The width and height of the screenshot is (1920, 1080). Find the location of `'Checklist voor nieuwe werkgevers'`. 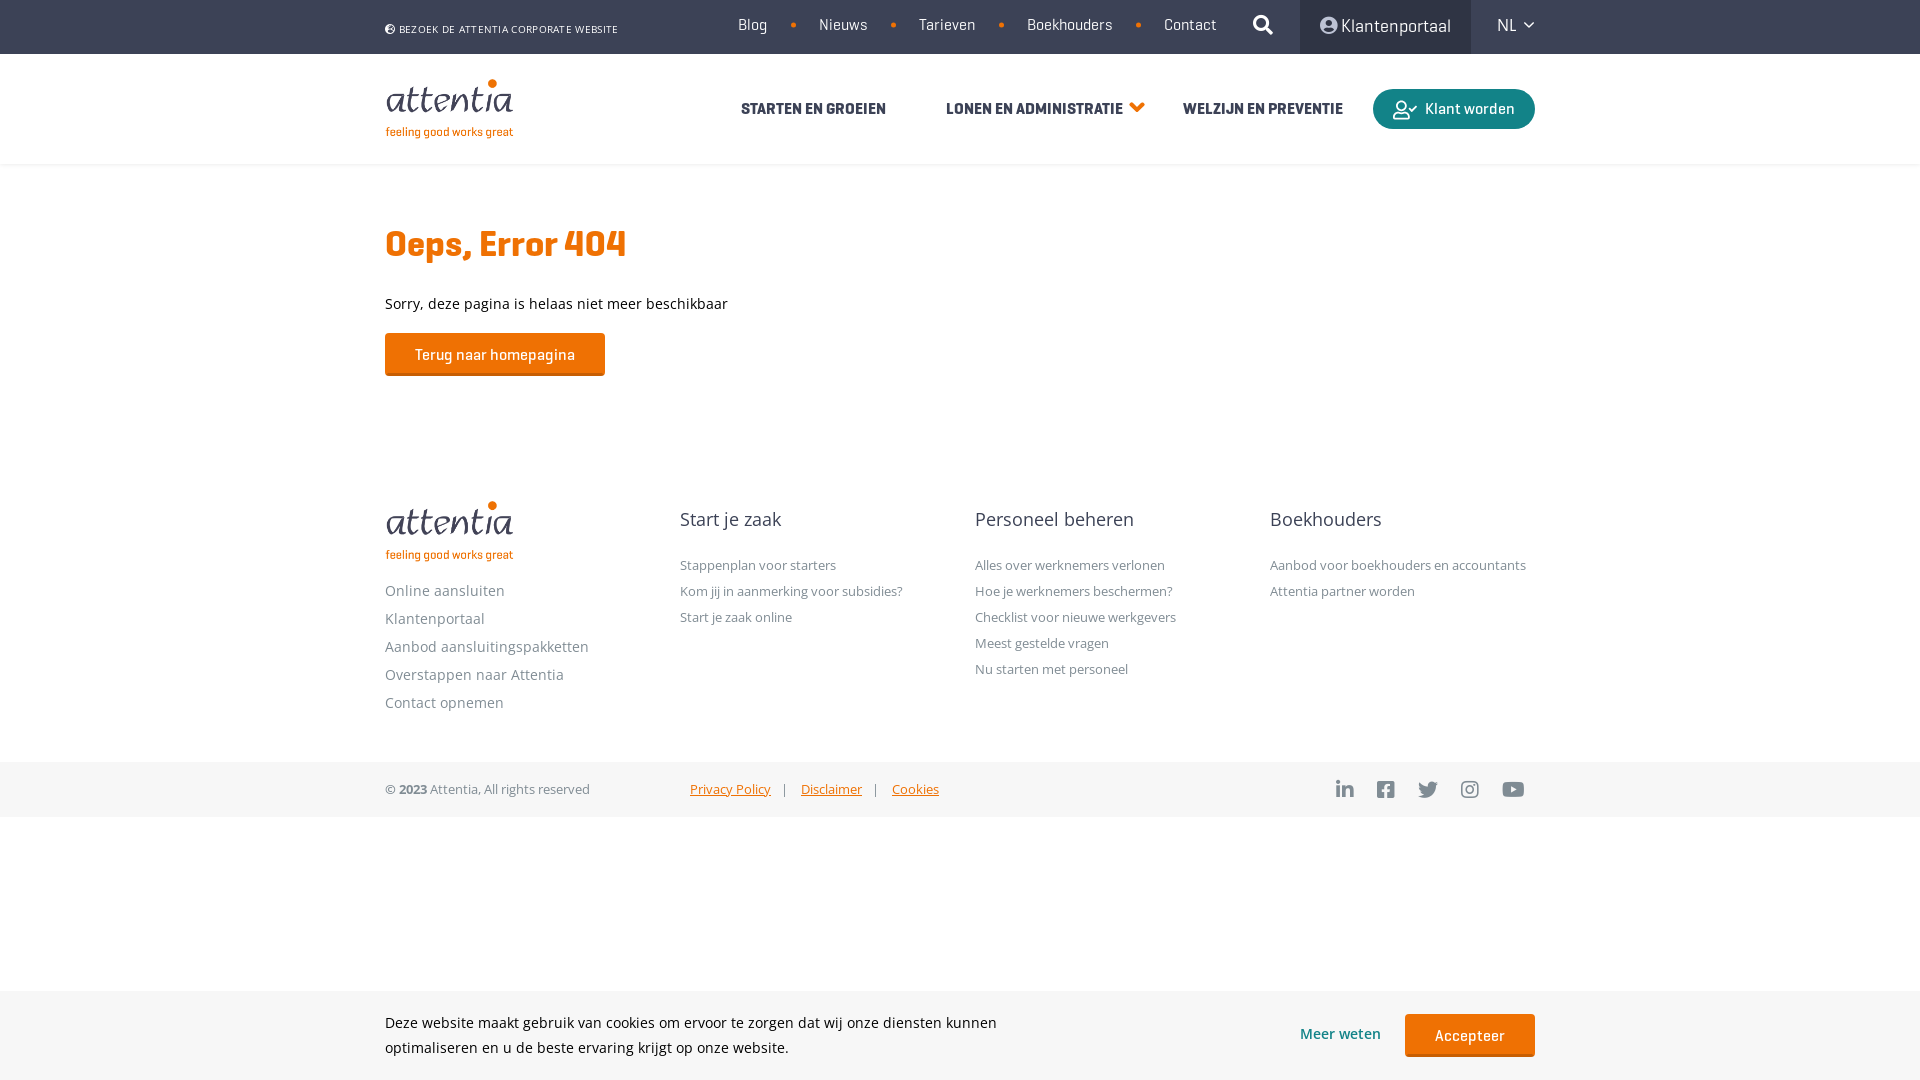

'Checklist voor nieuwe werkgevers' is located at coordinates (1106, 616).